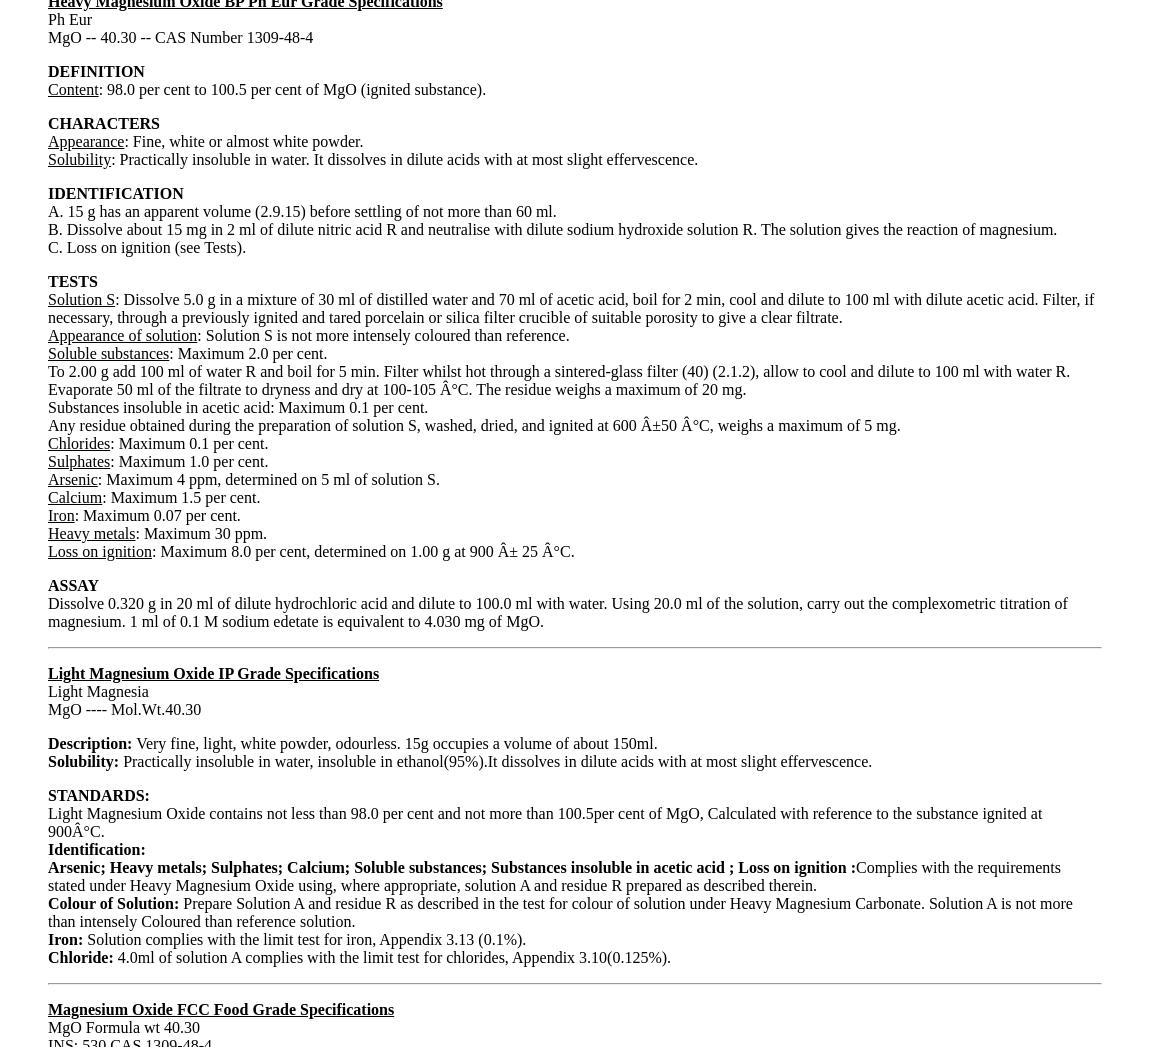 The image size is (1150, 1047). I want to click on 'Iron:', so click(64, 938).